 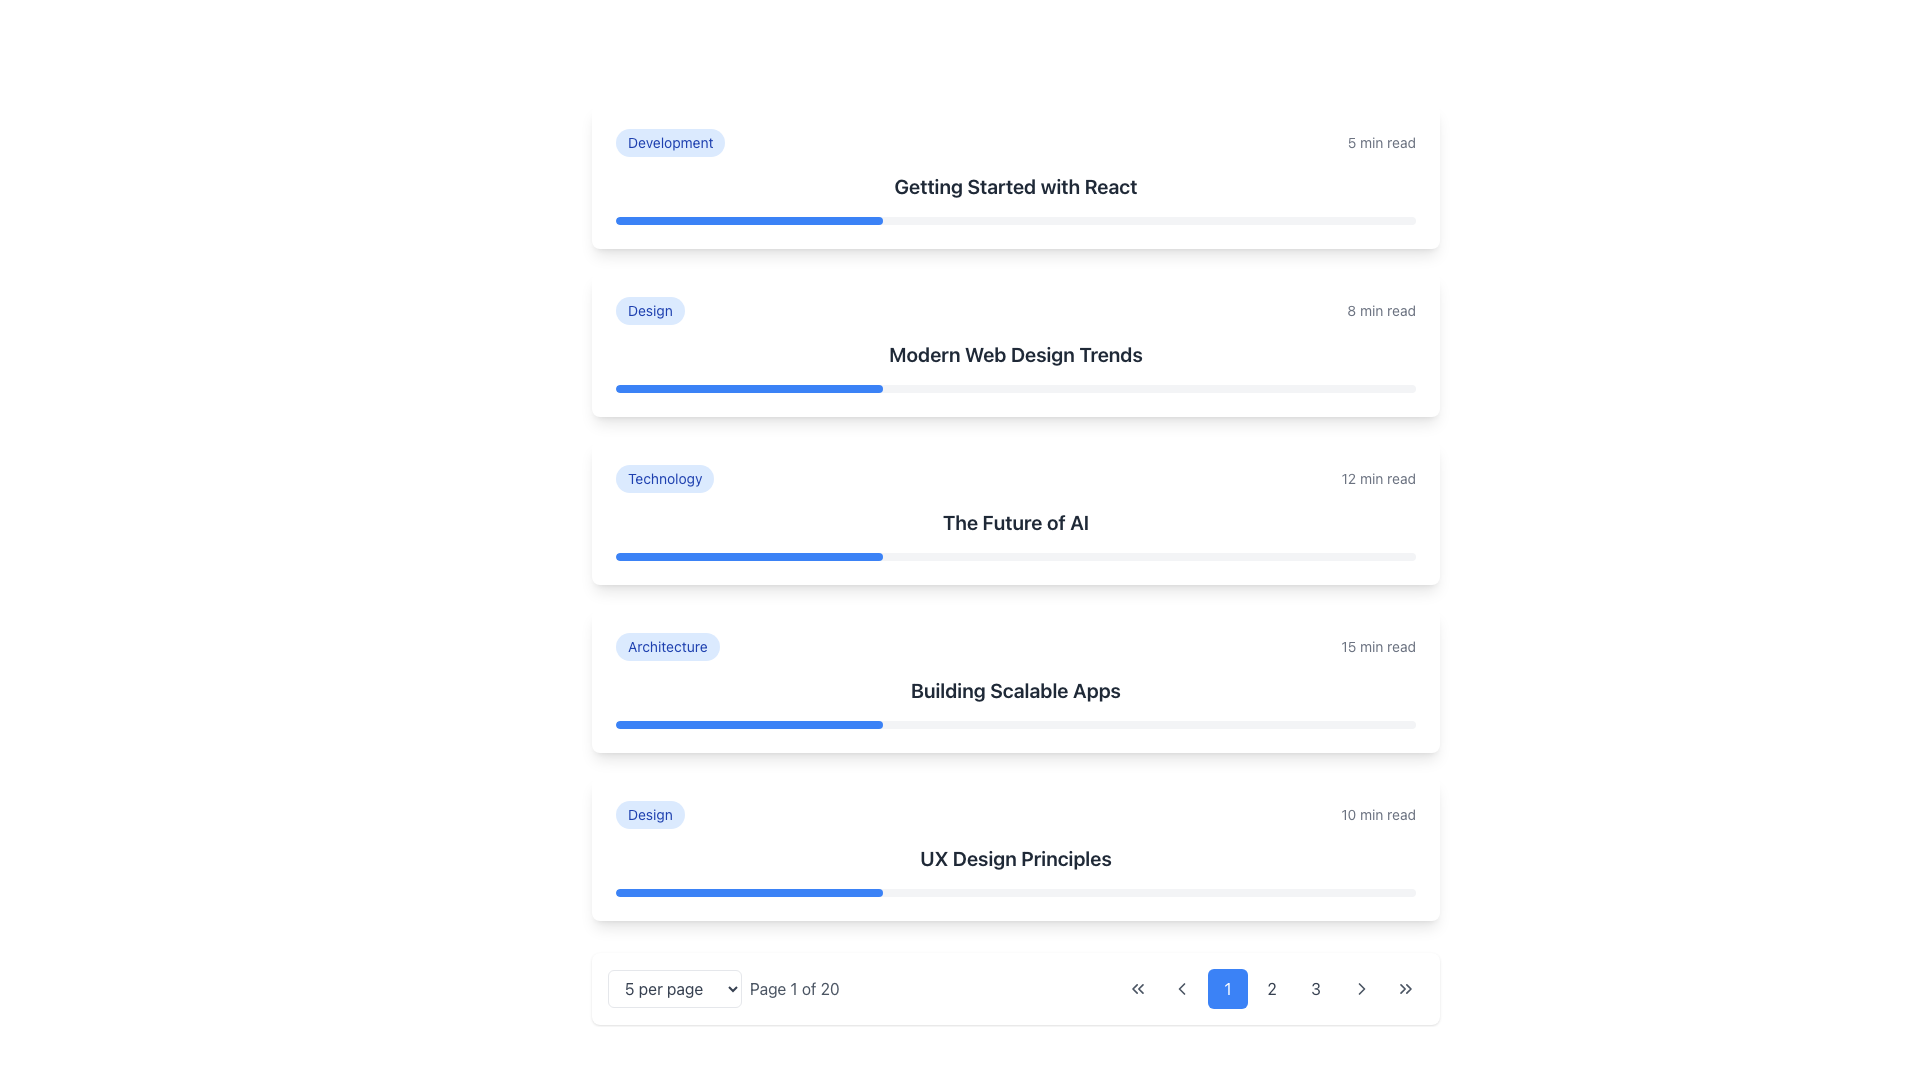 I want to click on the pagination button located at the bottom of the interface, which is the fourth button from the left, to observe the background color change, so click(x=1361, y=987).